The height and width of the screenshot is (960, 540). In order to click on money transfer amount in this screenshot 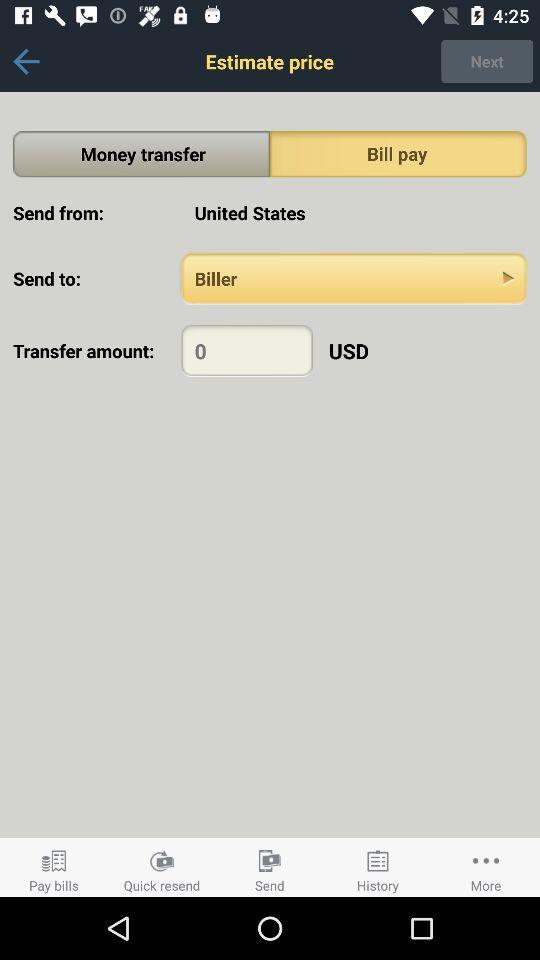, I will do `click(247, 350)`.